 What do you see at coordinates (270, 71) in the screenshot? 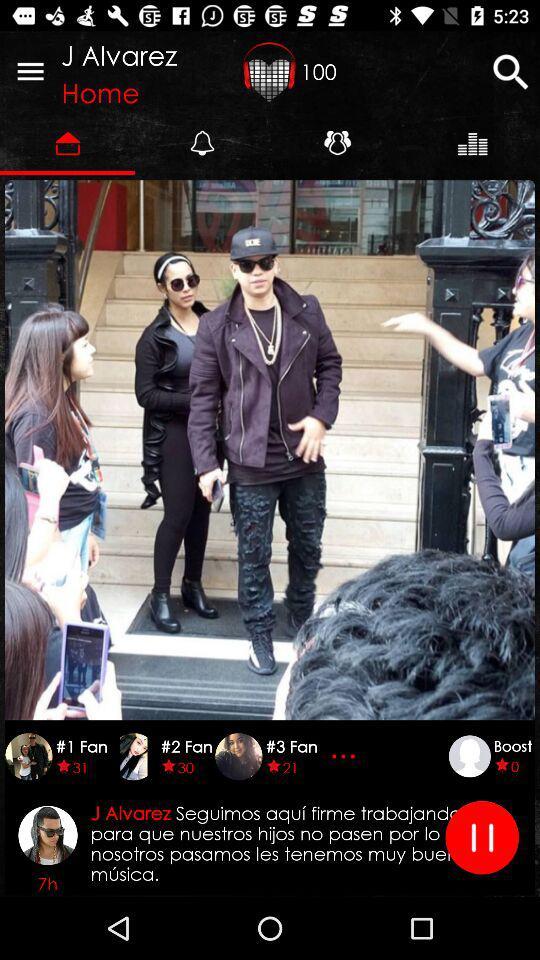
I see `the date_range icon` at bounding box center [270, 71].